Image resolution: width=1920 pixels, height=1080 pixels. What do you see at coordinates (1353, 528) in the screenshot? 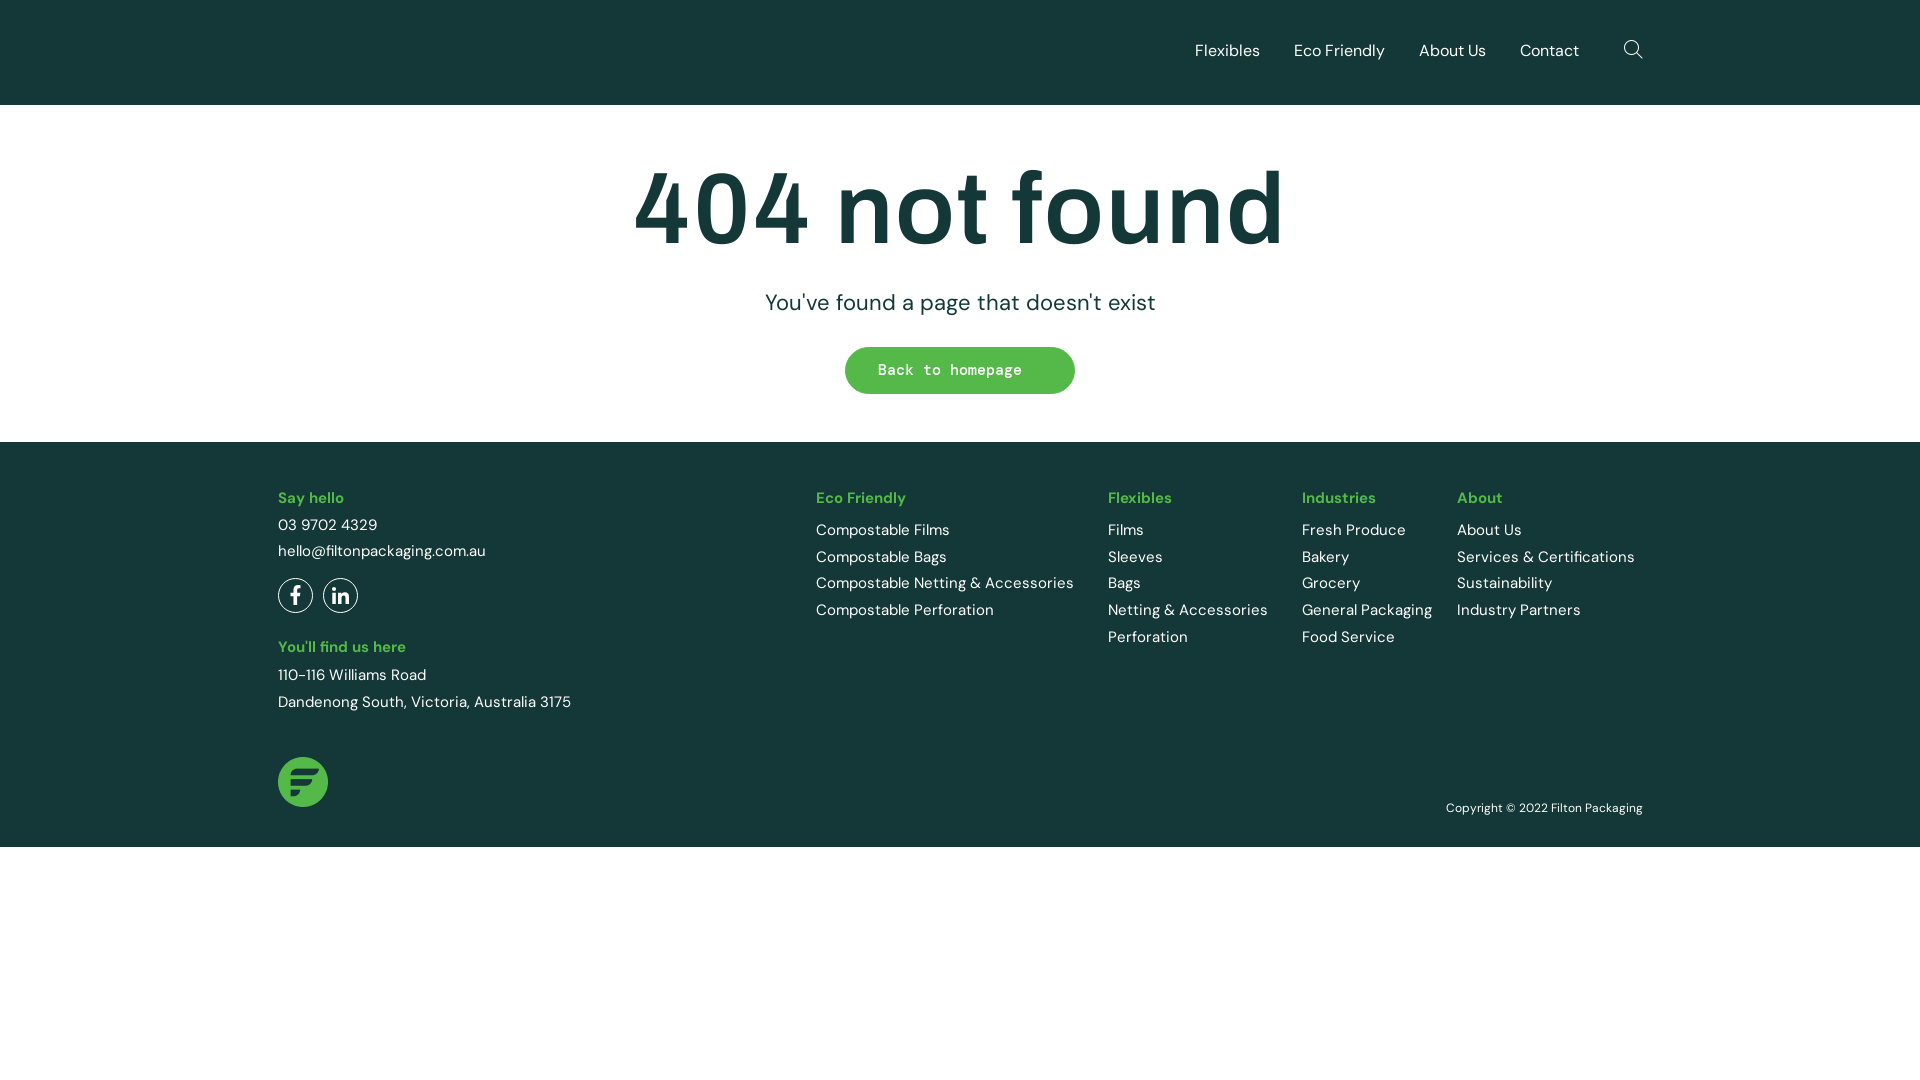
I see `'Fresh Produce'` at bounding box center [1353, 528].